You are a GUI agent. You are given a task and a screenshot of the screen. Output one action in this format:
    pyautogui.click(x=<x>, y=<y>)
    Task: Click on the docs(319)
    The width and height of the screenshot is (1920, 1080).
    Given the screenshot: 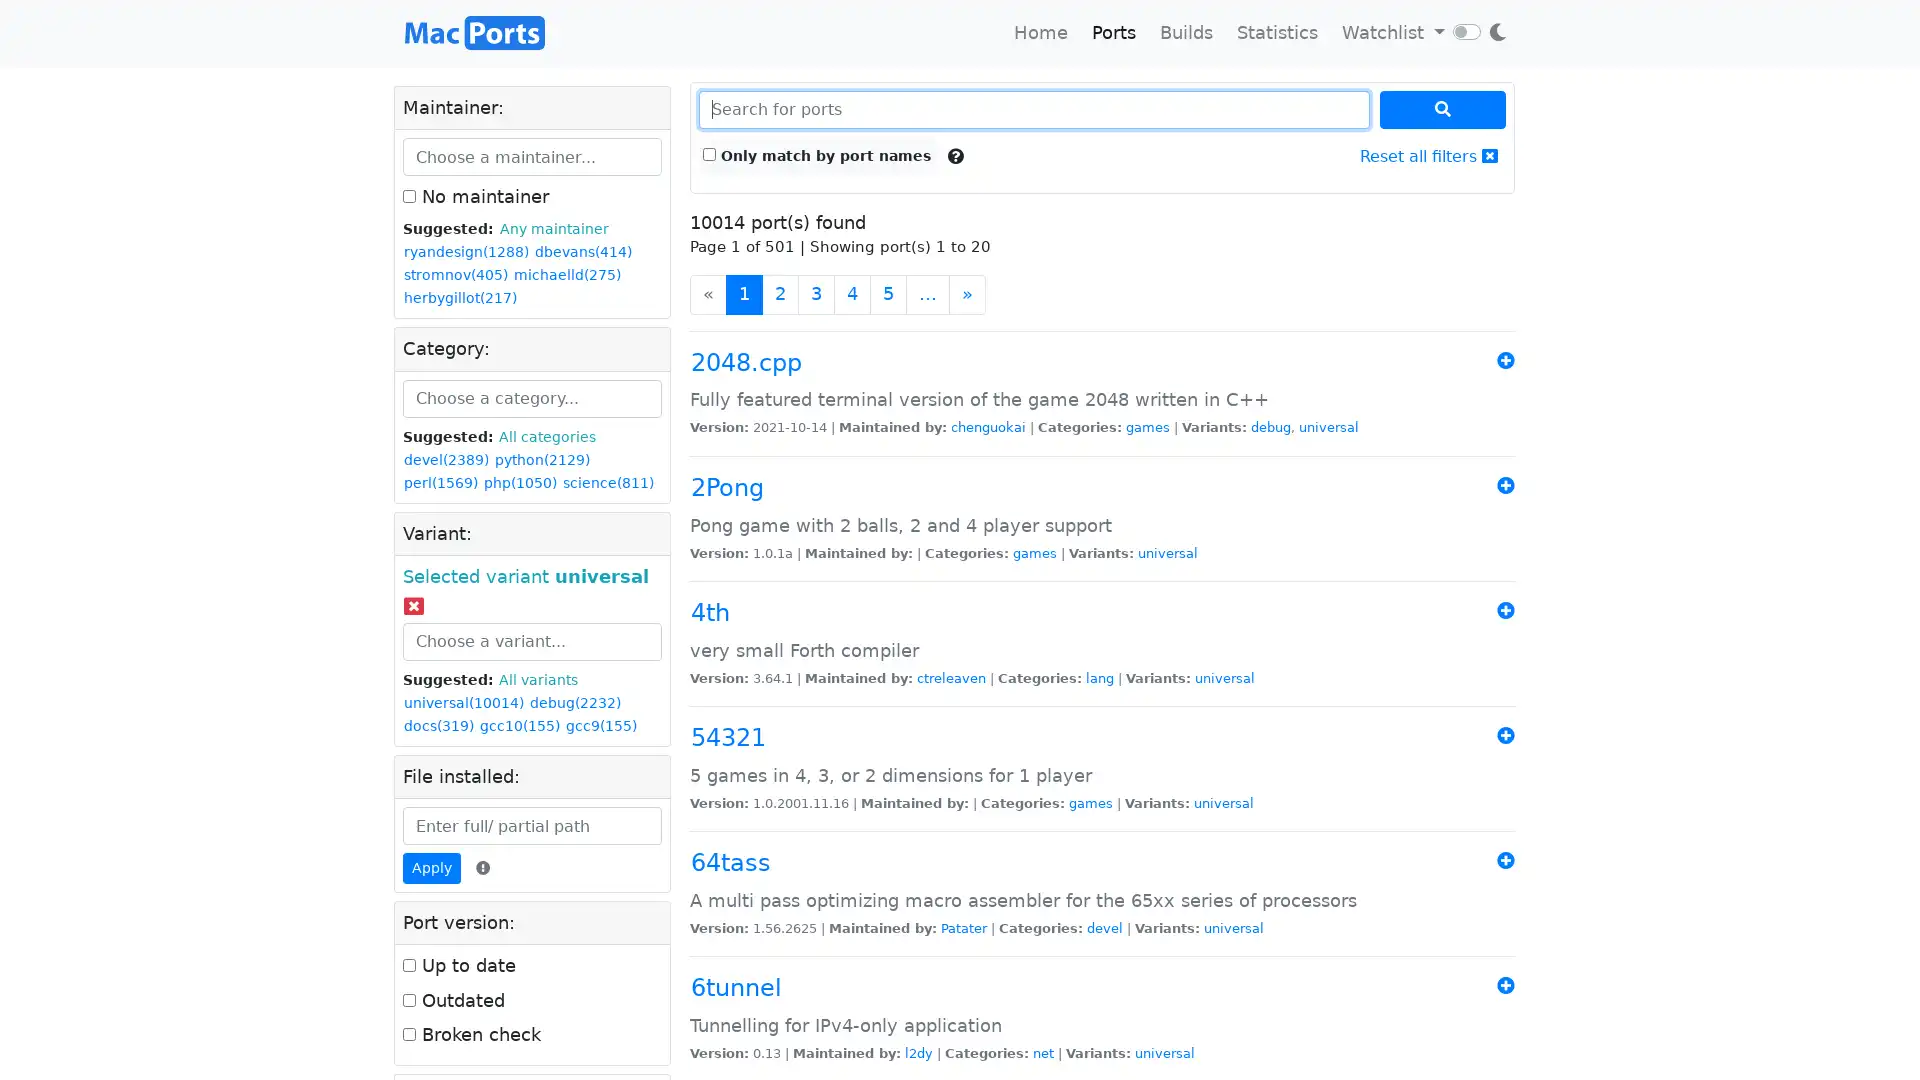 What is the action you would take?
    pyautogui.click(x=437, y=725)
    